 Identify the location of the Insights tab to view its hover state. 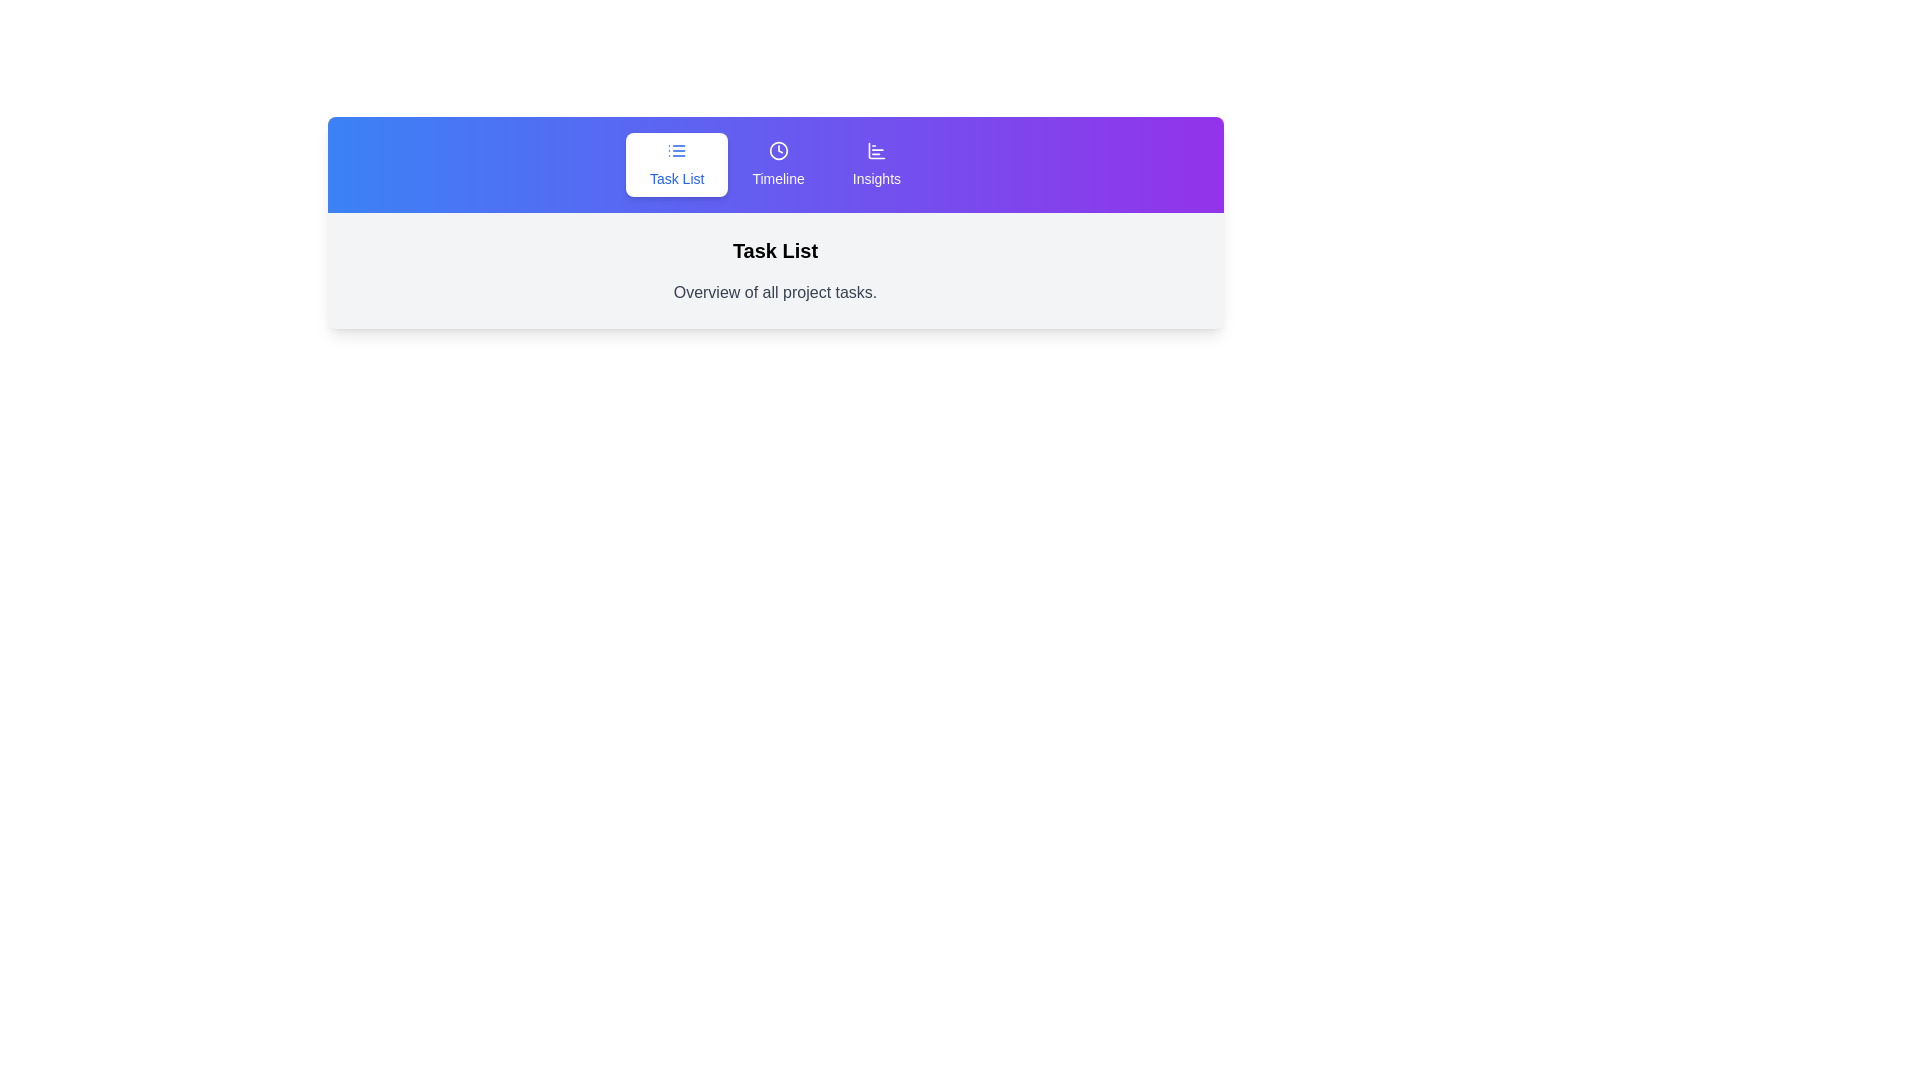
(876, 164).